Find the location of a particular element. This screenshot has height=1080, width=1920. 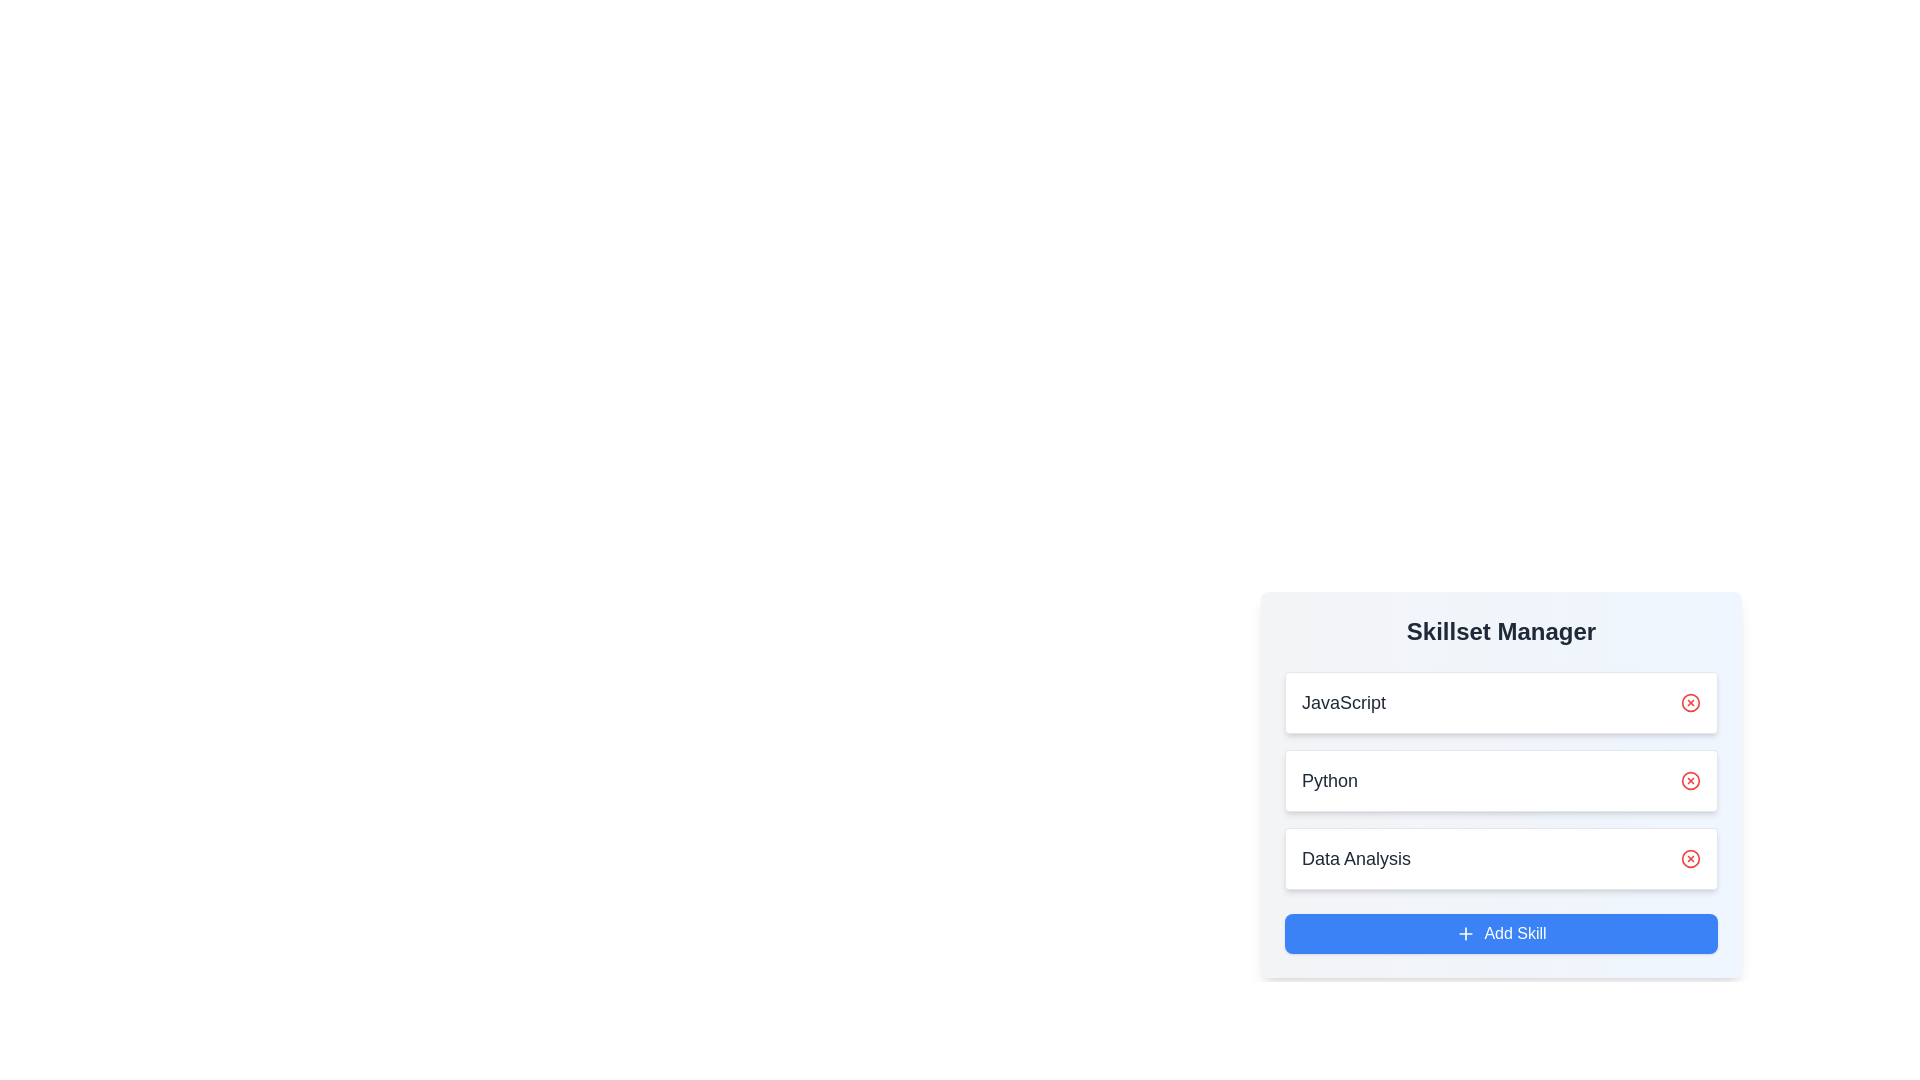

'Remove' button next to the skill JavaScript to remove it from the list is located at coordinates (1689, 701).